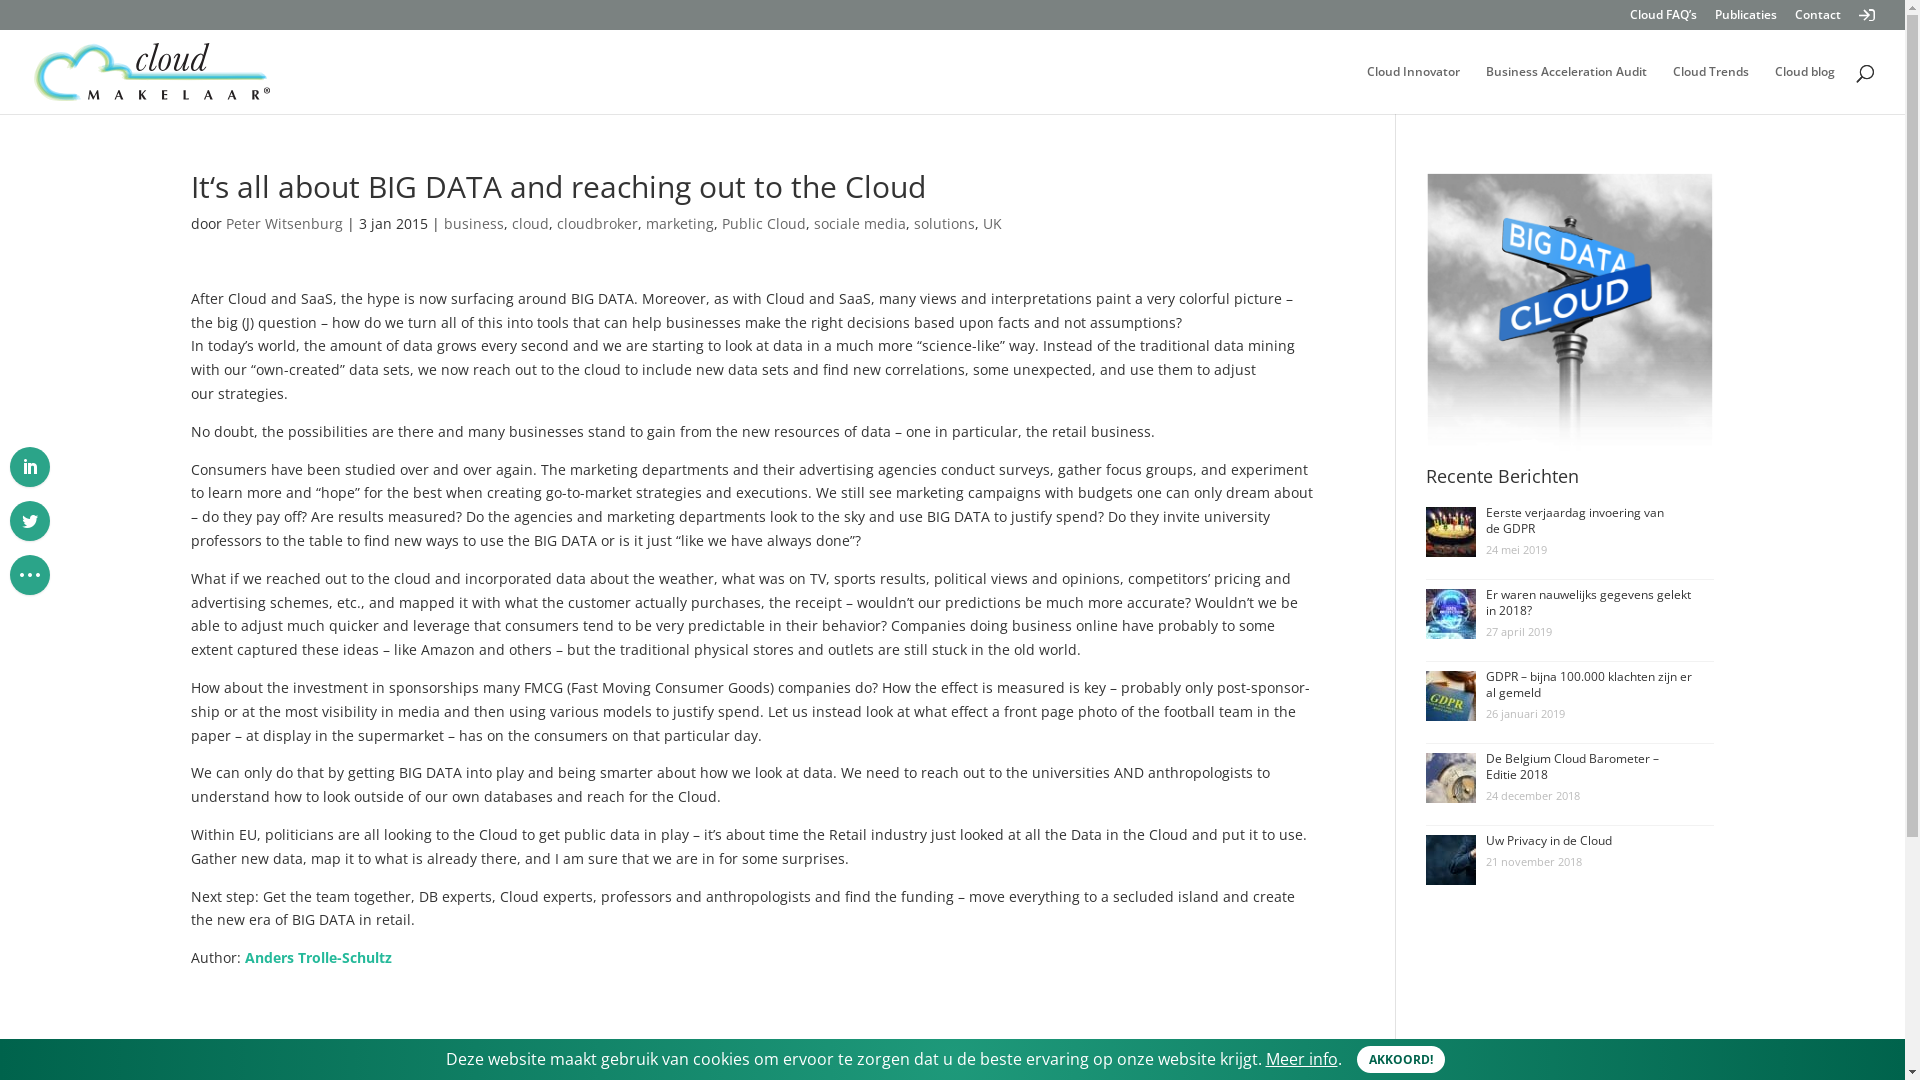 This screenshot has height=1080, width=1920. What do you see at coordinates (1804, 88) in the screenshot?
I see `'Cloud blog'` at bounding box center [1804, 88].